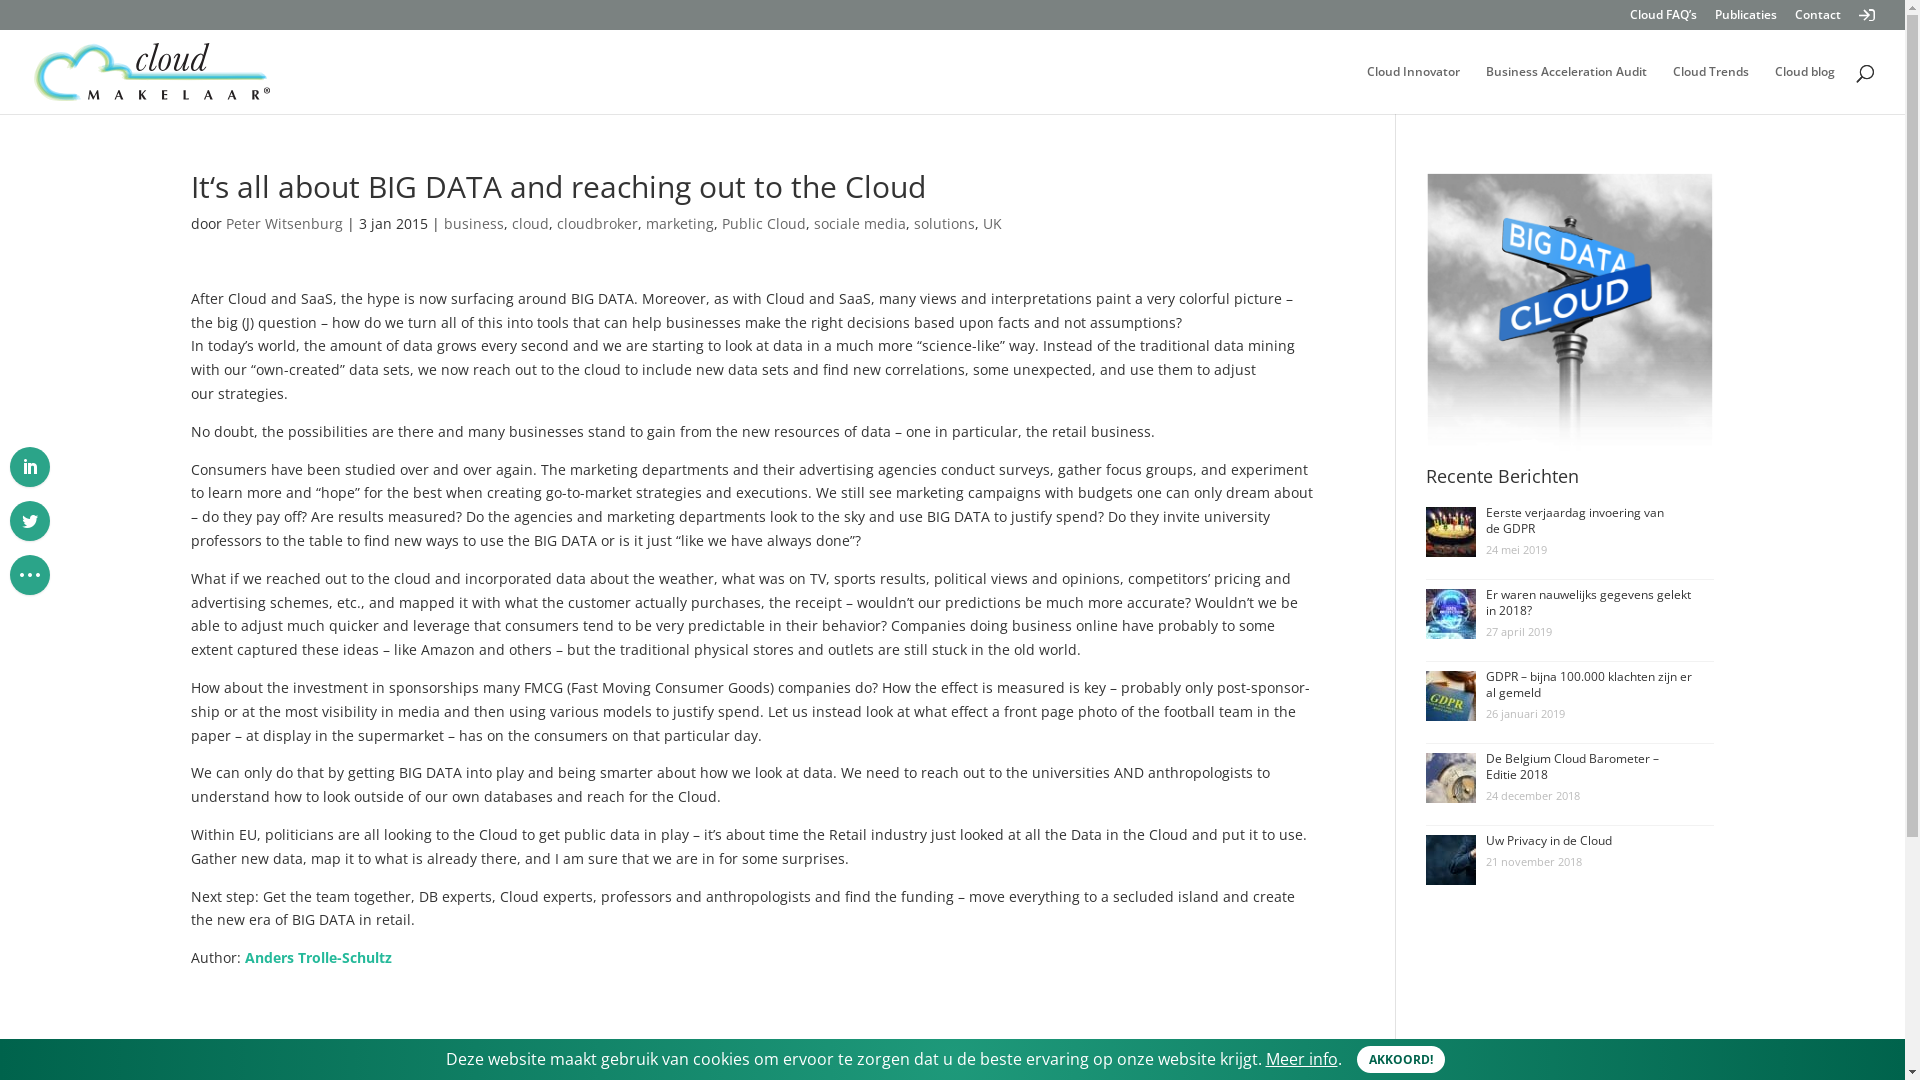 This screenshot has height=1080, width=1920. What do you see at coordinates (1804, 88) in the screenshot?
I see `'Cloud blog'` at bounding box center [1804, 88].